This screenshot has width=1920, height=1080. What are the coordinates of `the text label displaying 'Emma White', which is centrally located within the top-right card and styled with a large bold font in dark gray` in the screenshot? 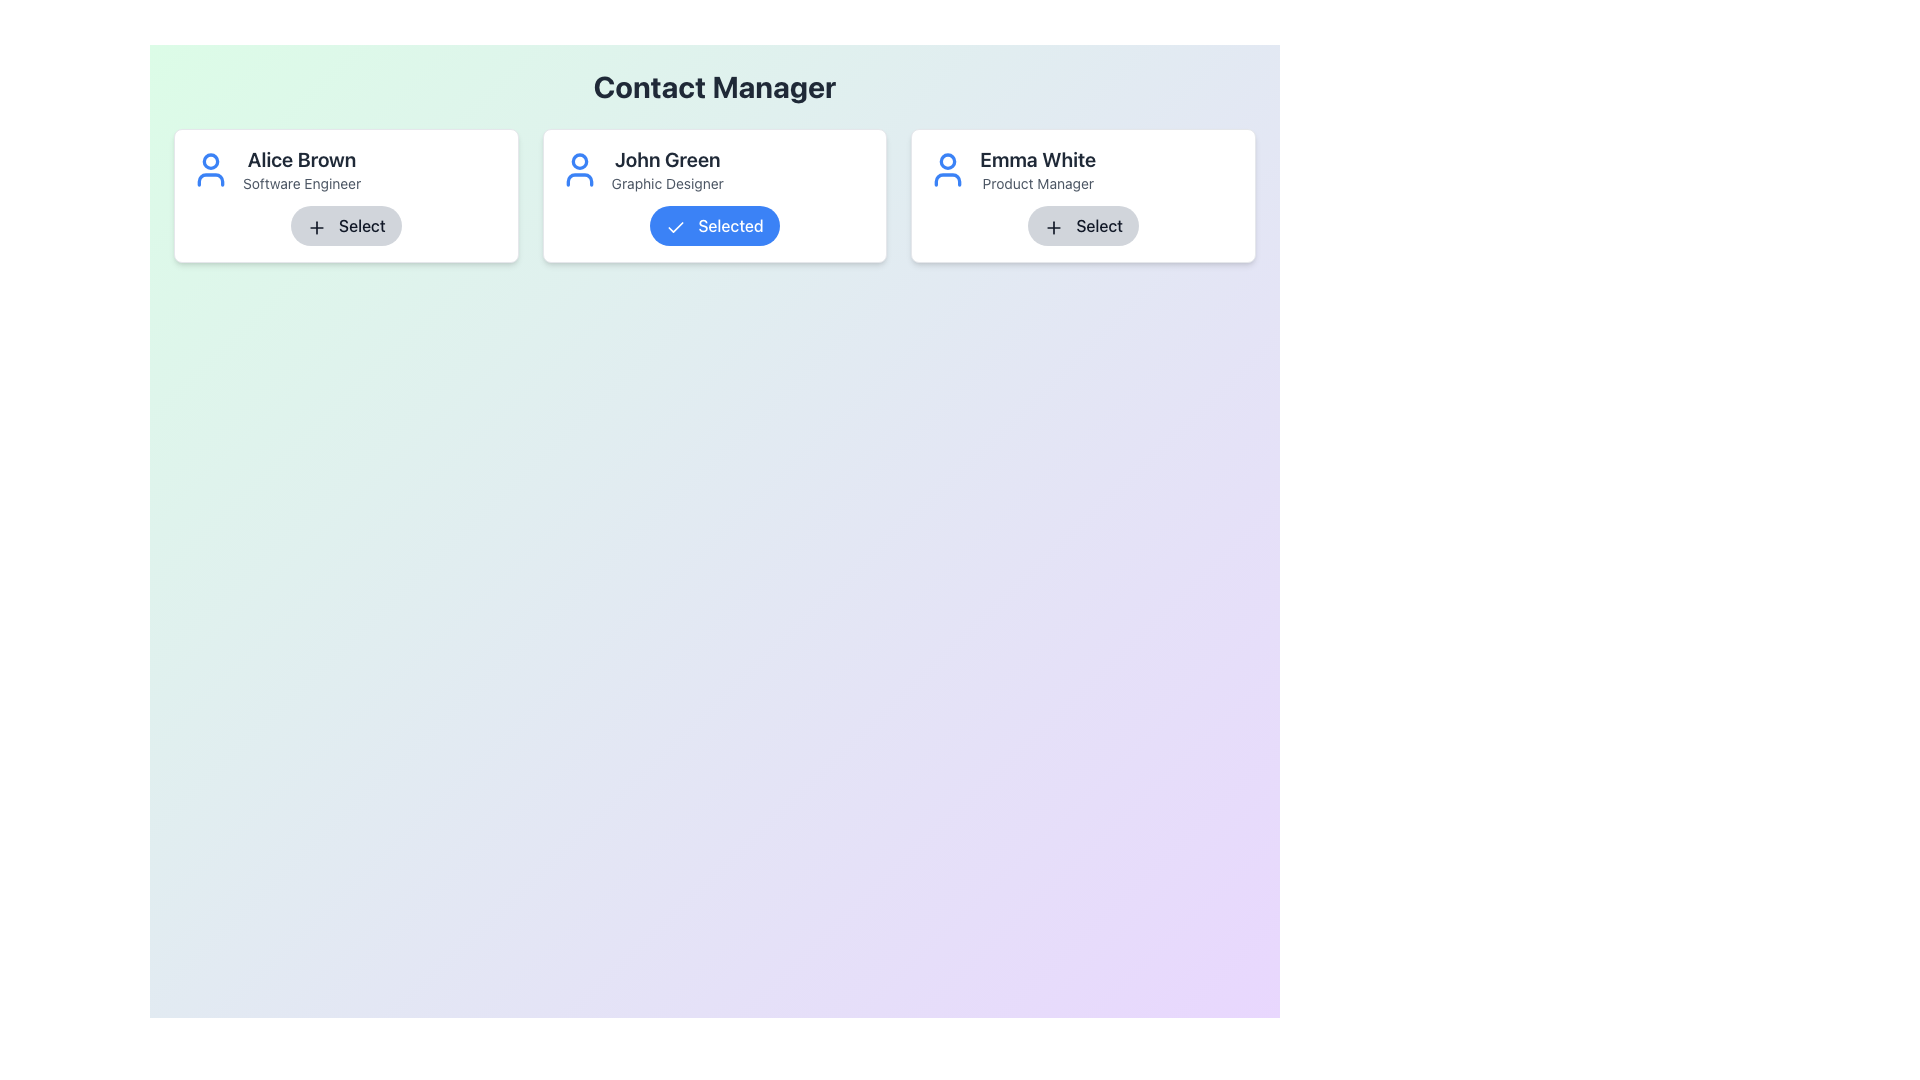 It's located at (1038, 158).